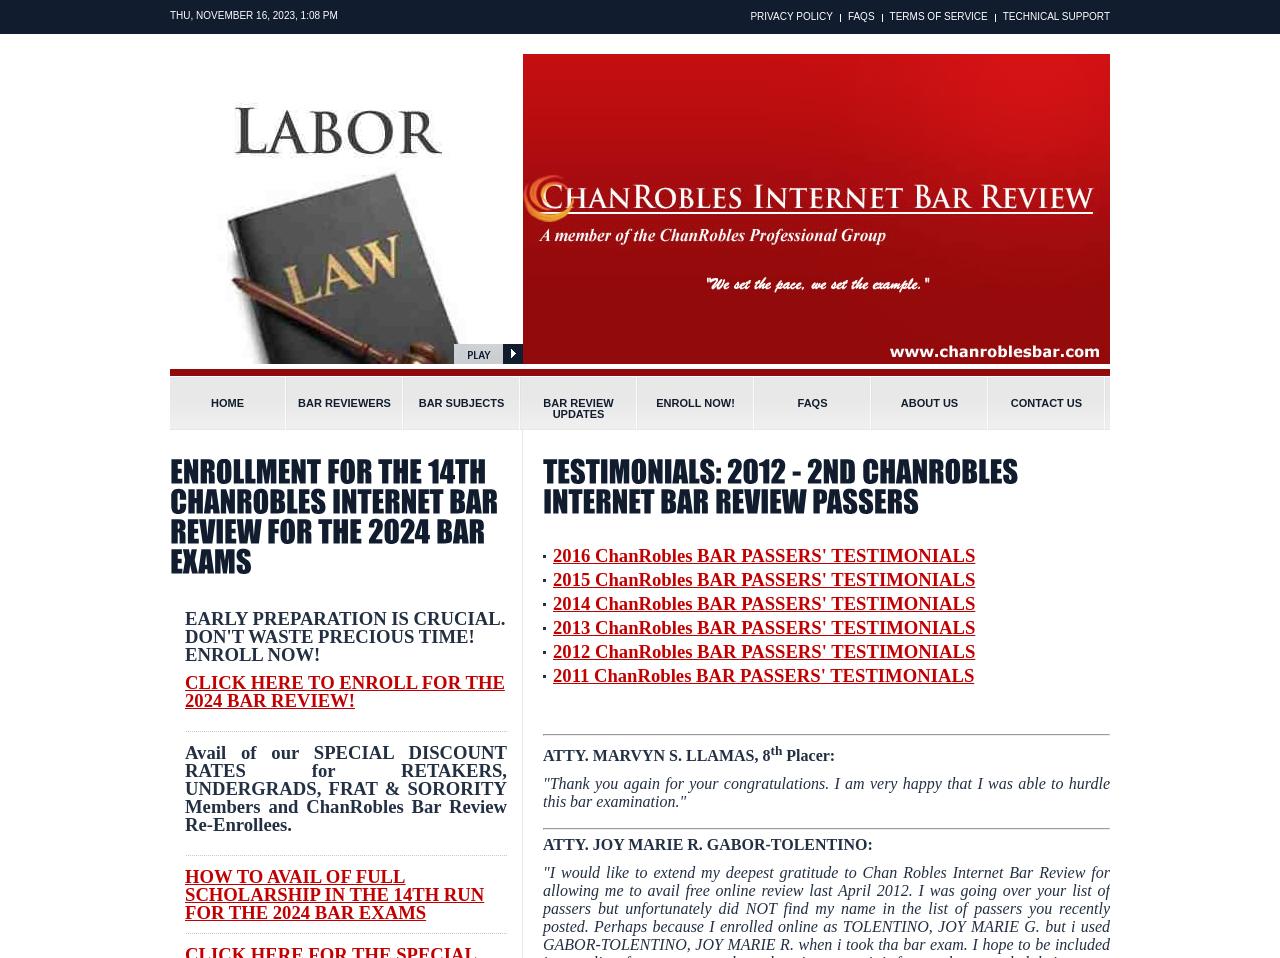 This screenshot has height=958, width=1280. Describe the element at coordinates (808, 755) in the screenshot. I see `'Placer:'` at that location.